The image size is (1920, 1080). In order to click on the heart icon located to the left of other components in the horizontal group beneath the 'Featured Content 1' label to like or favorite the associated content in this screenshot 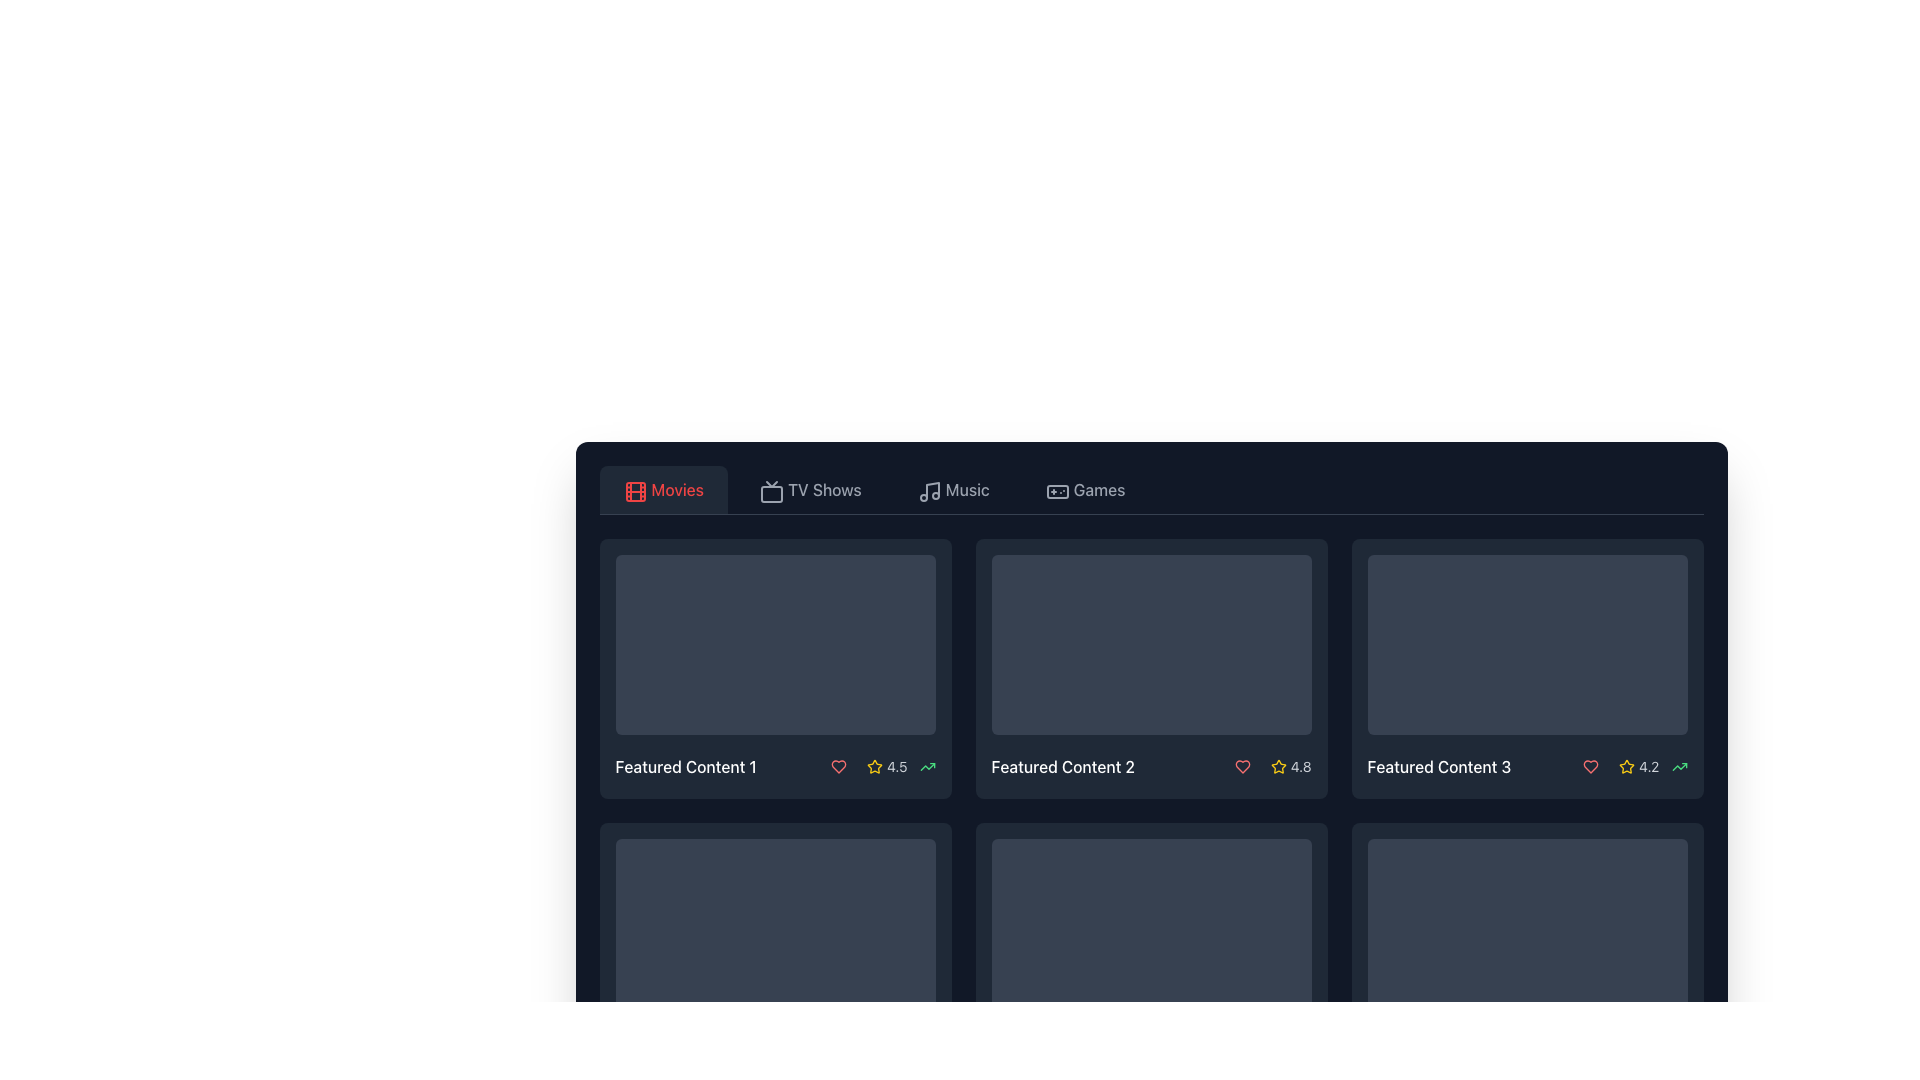, I will do `click(839, 766)`.